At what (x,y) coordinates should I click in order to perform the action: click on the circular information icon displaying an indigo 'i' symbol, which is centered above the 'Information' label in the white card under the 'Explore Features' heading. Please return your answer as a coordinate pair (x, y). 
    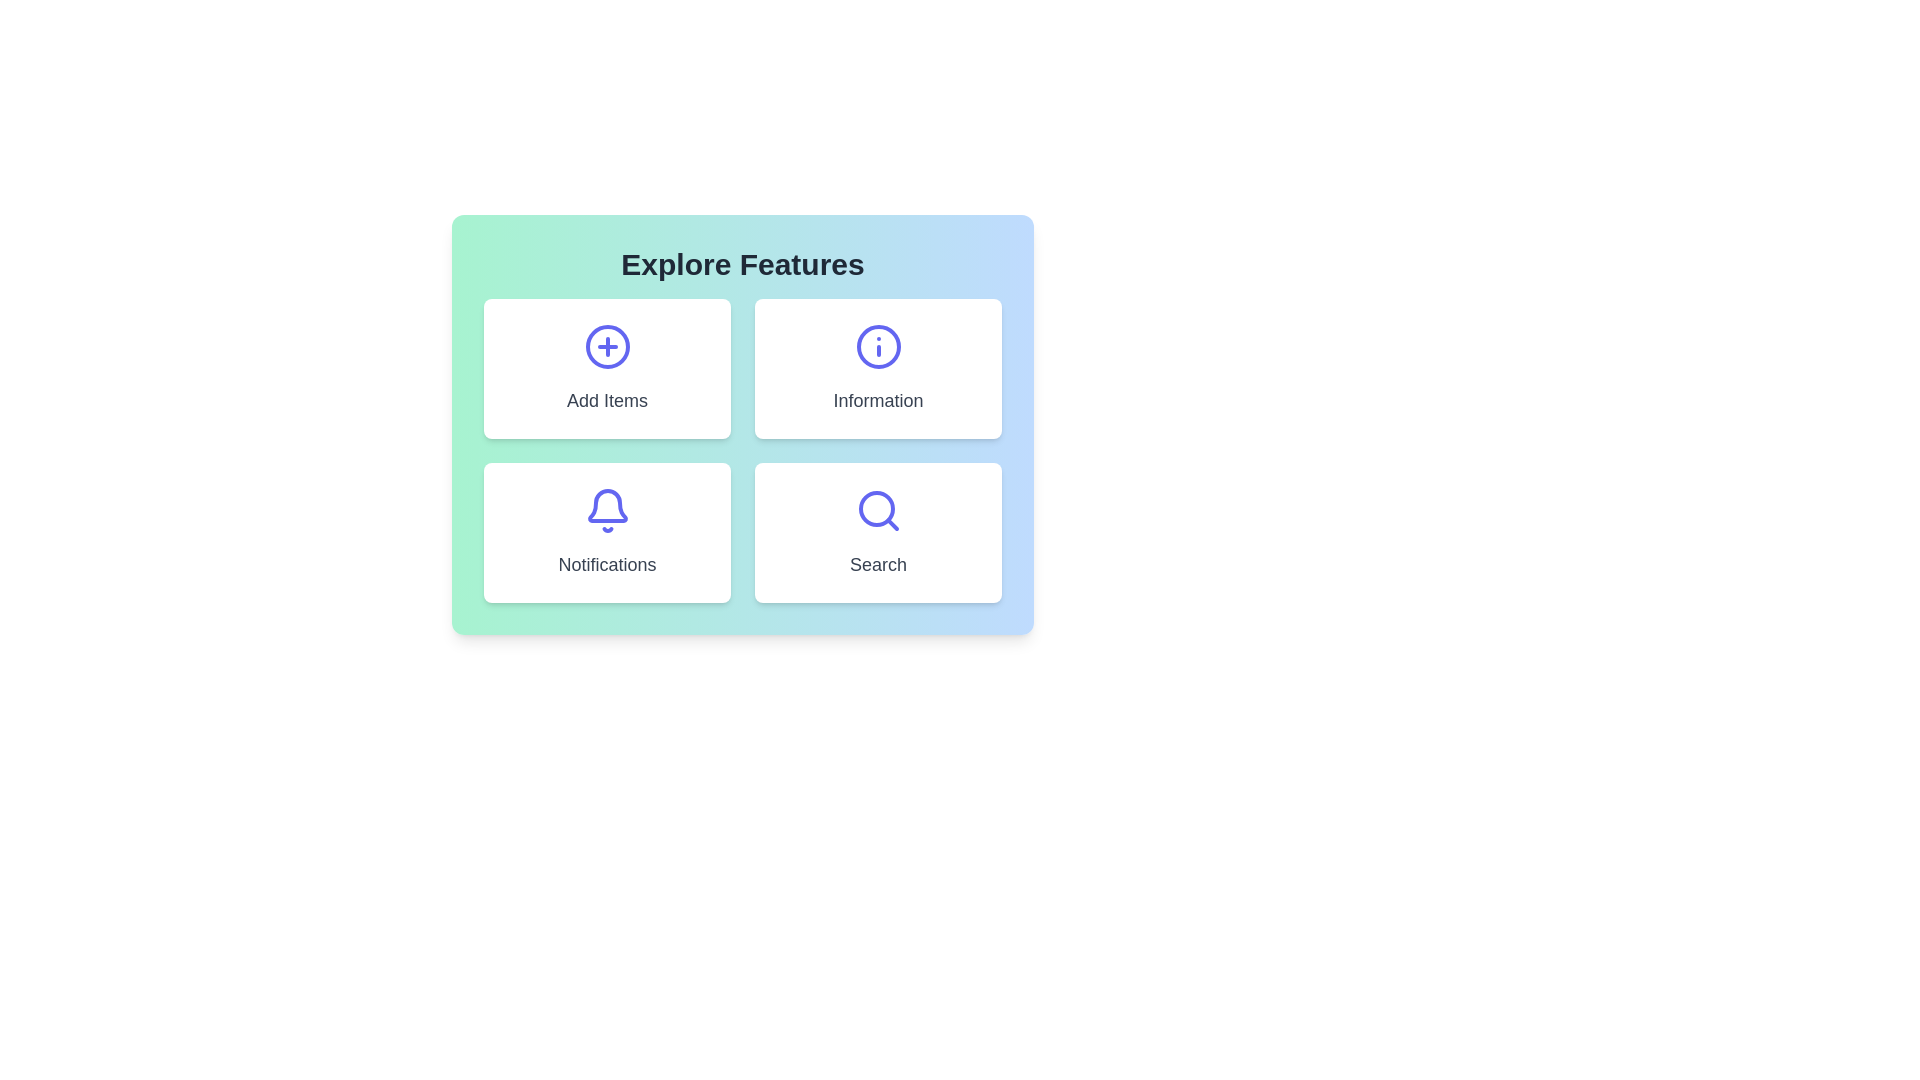
    Looking at the image, I should click on (878, 346).